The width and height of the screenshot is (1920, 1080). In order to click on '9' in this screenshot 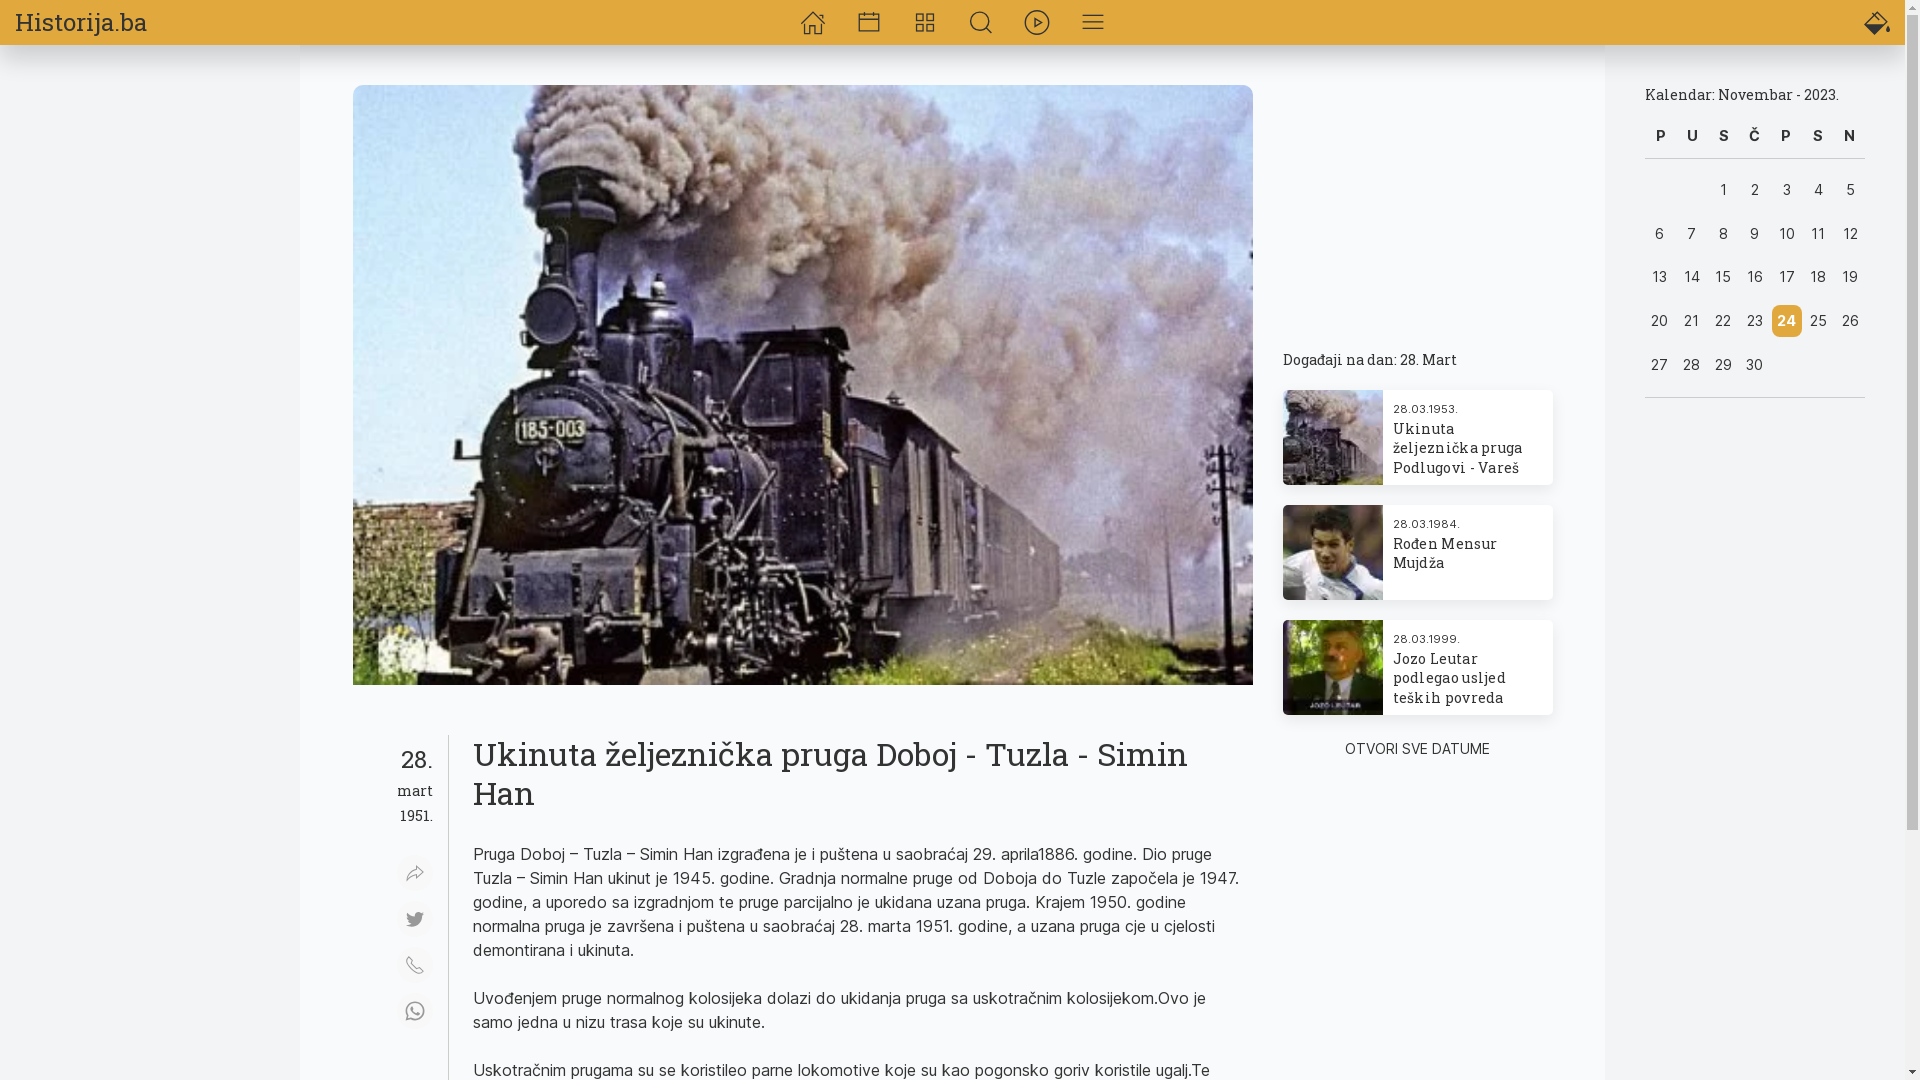, I will do `click(1754, 233)`.